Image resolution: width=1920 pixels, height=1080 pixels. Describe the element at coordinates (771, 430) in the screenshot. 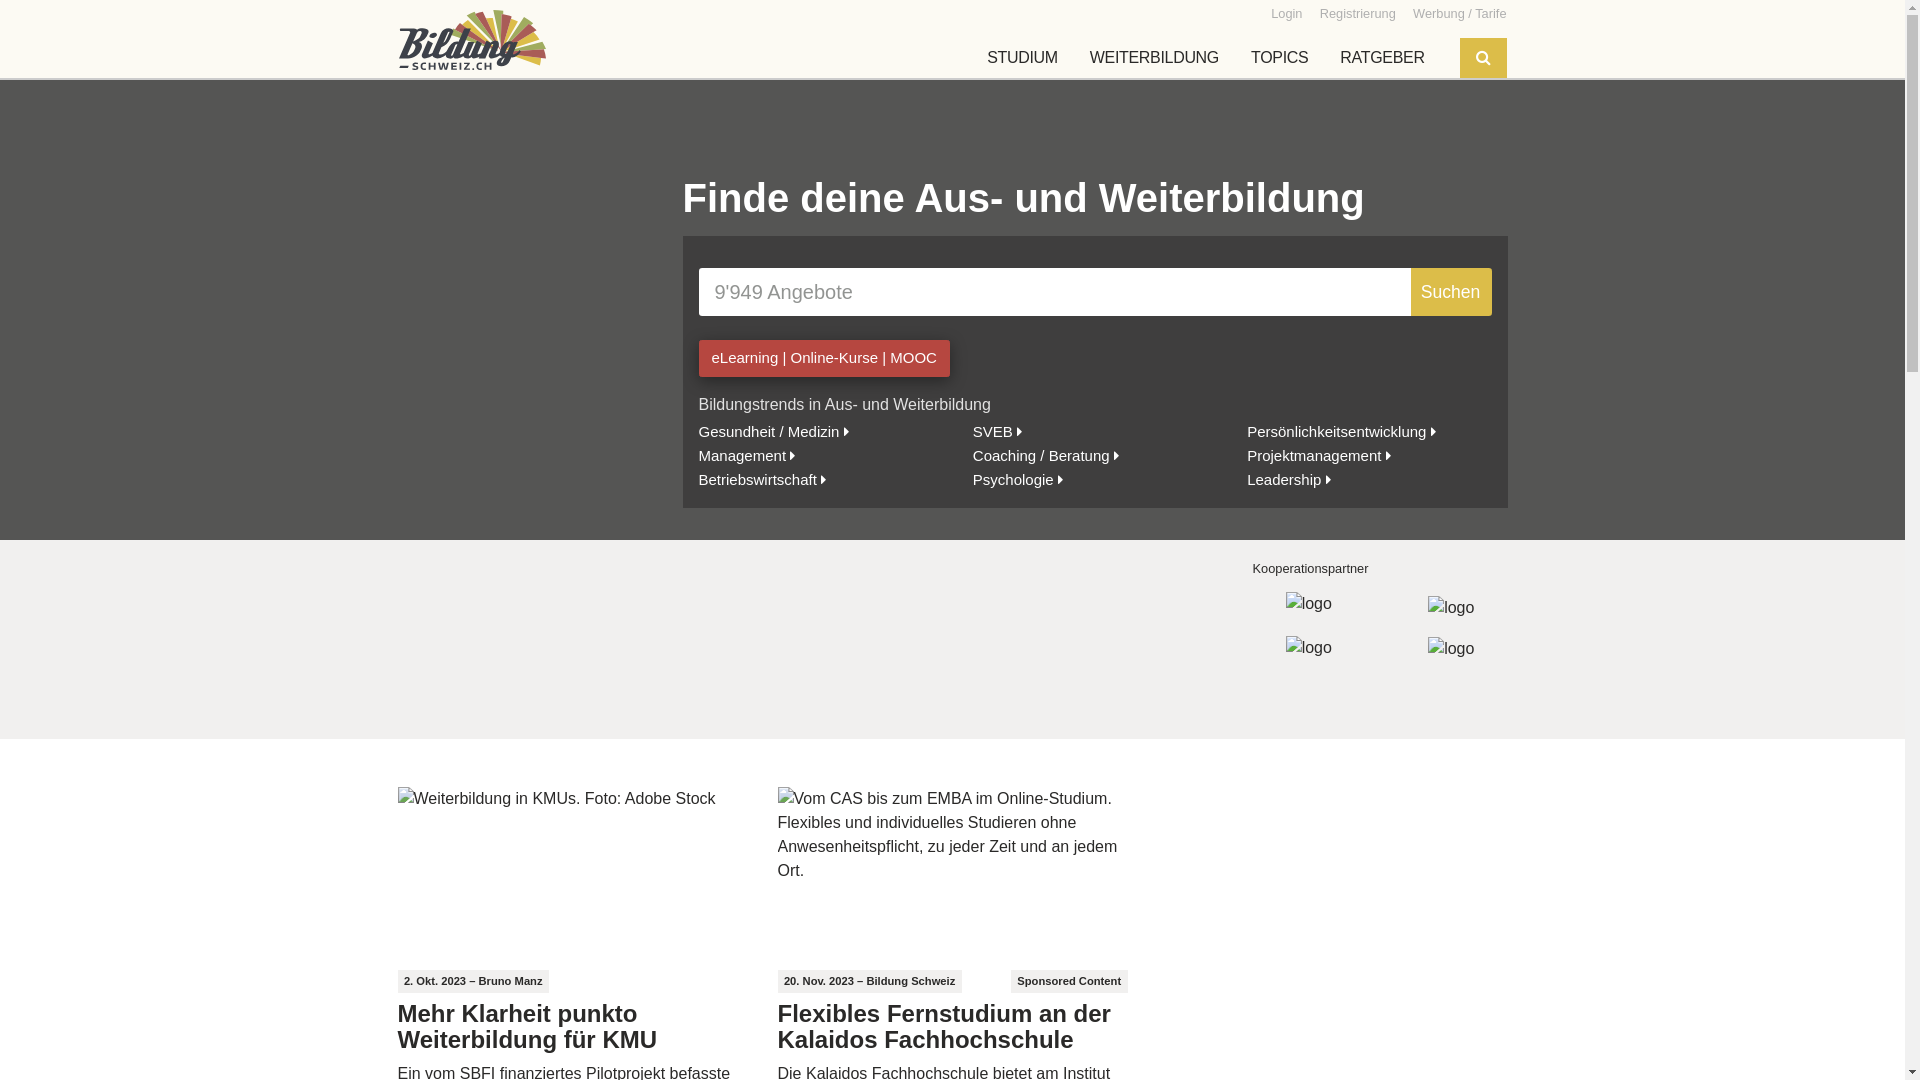

I see `'Gesundheit / Medizin'` at that location.